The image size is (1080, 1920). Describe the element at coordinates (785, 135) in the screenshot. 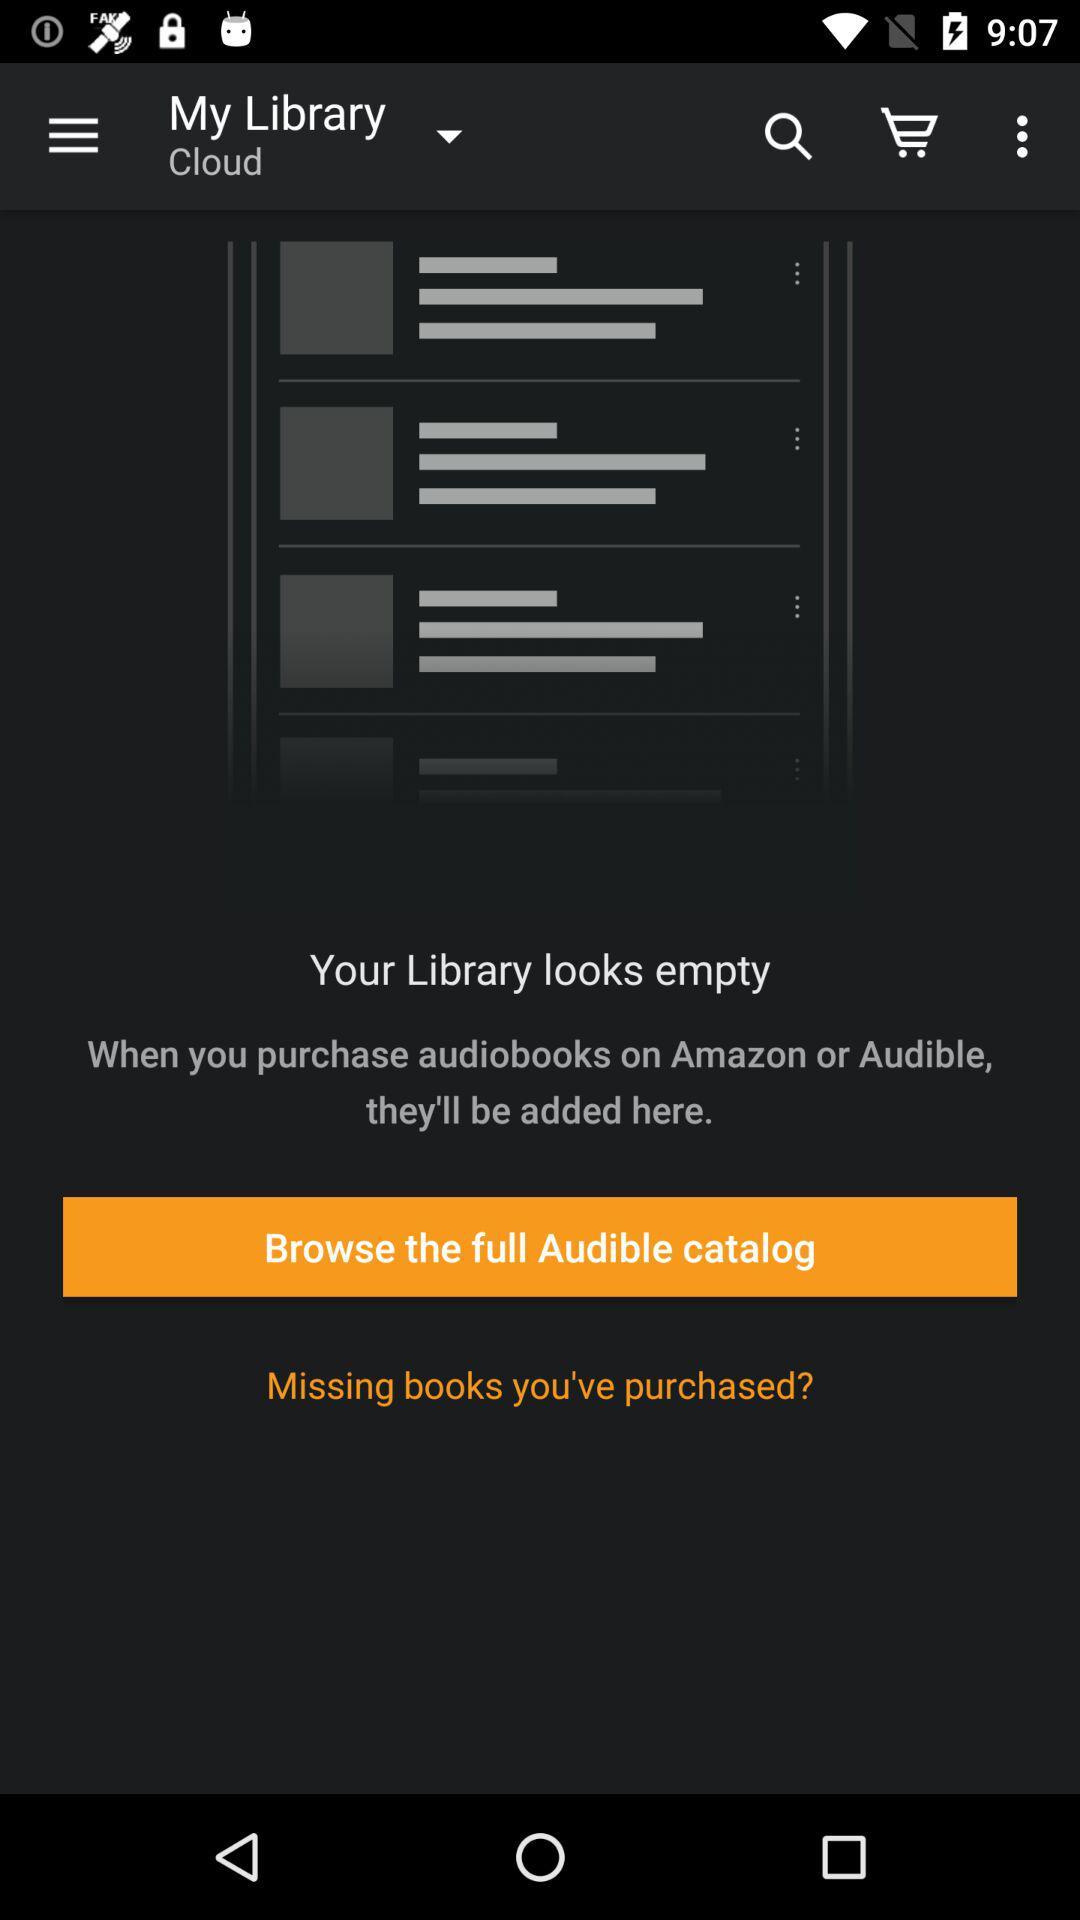

I see `icon next to the my library` at that location.